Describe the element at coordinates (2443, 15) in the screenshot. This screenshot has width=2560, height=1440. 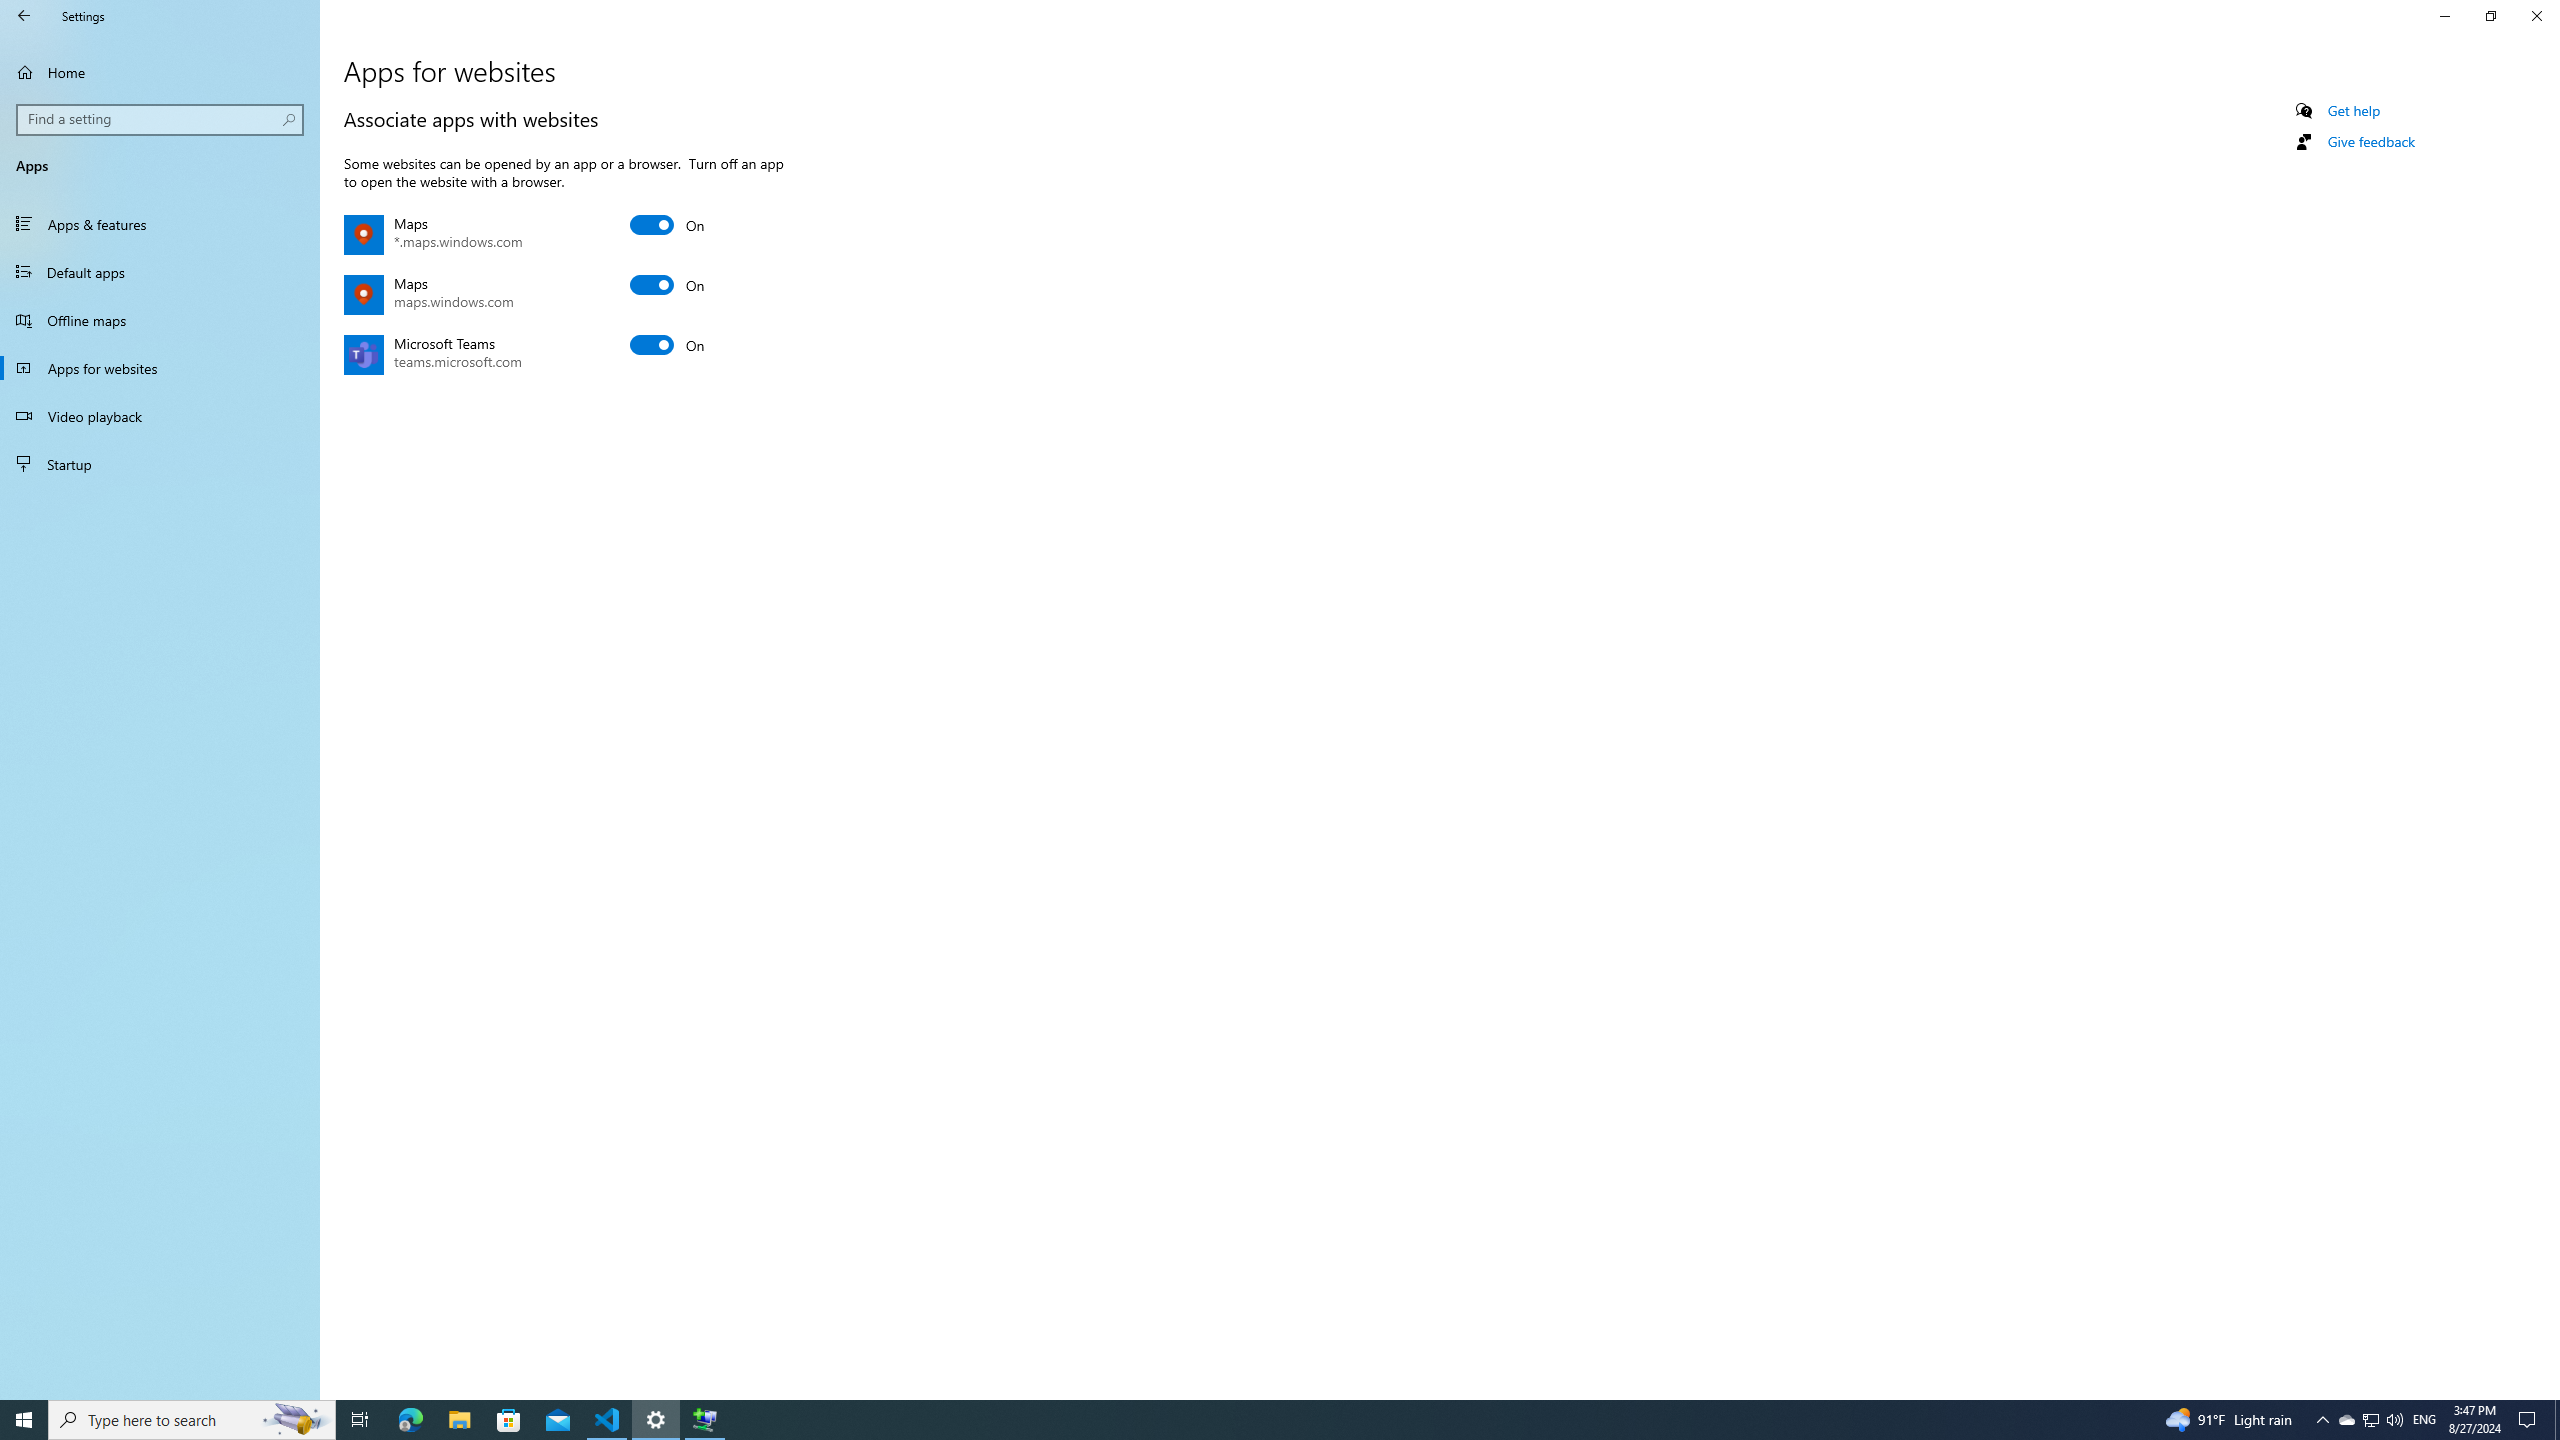
I see `'Minimize Settings'` at that location.